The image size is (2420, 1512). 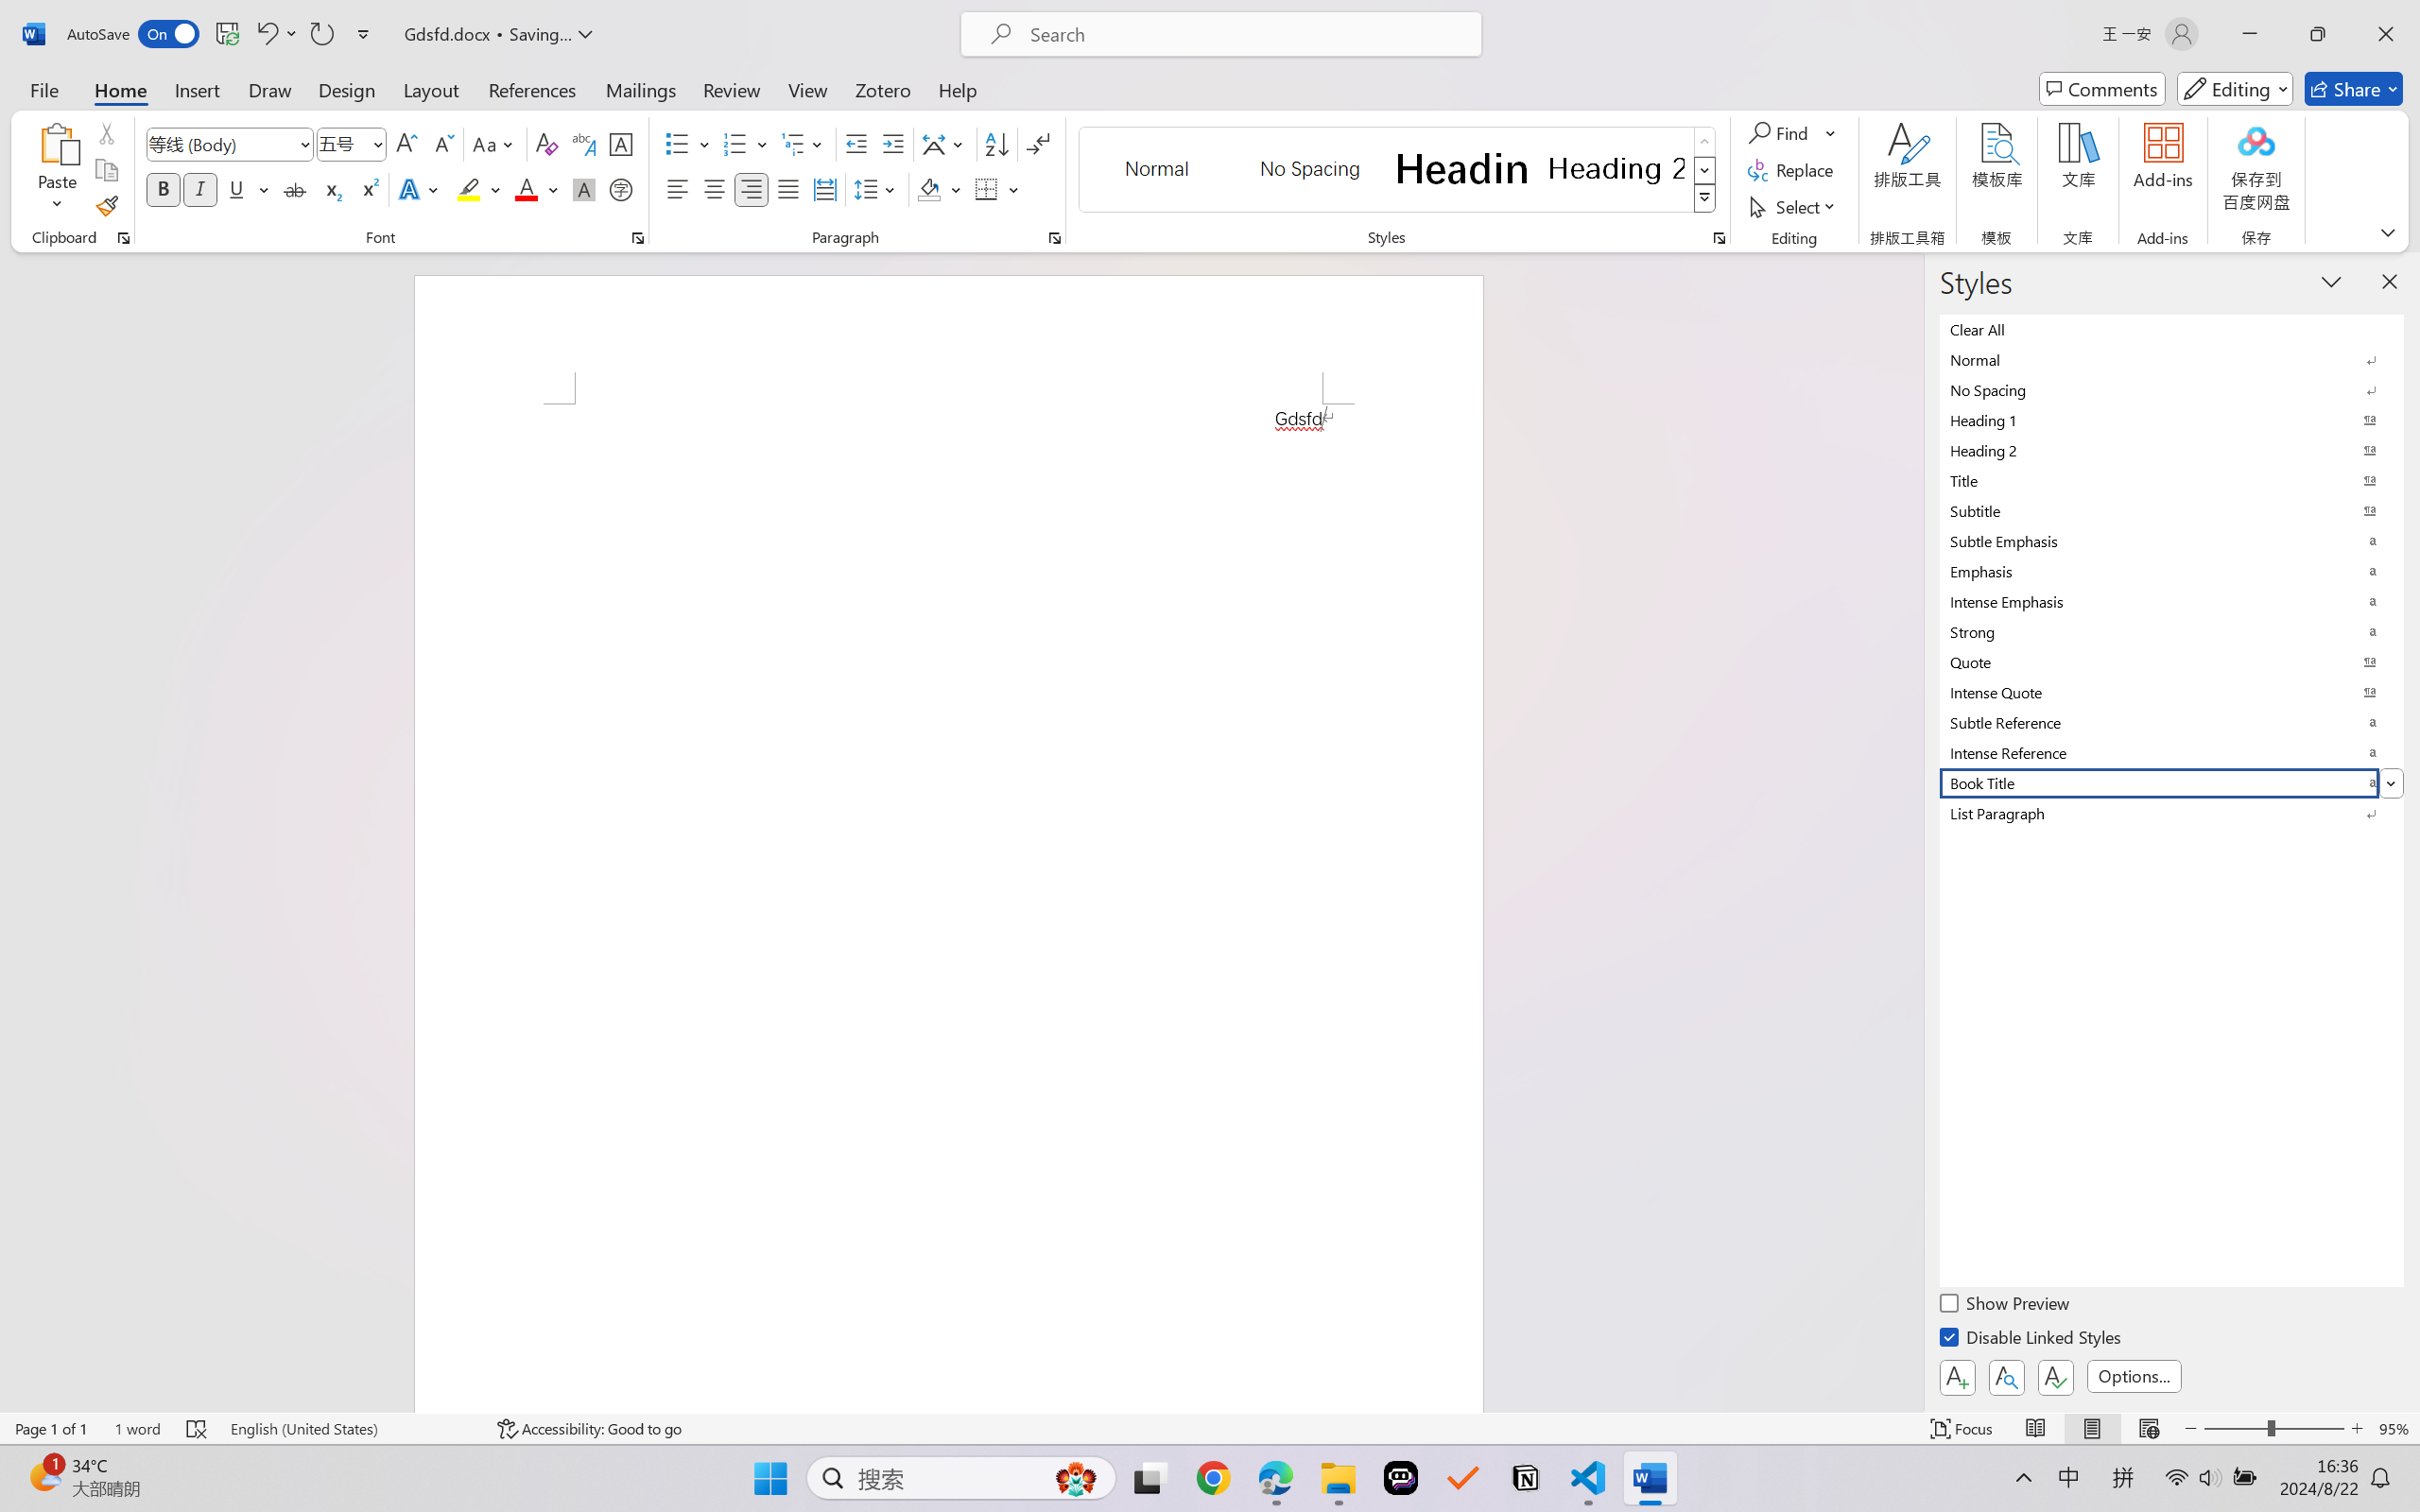 I want to click on 'Select', so click(x=1795, y=207).